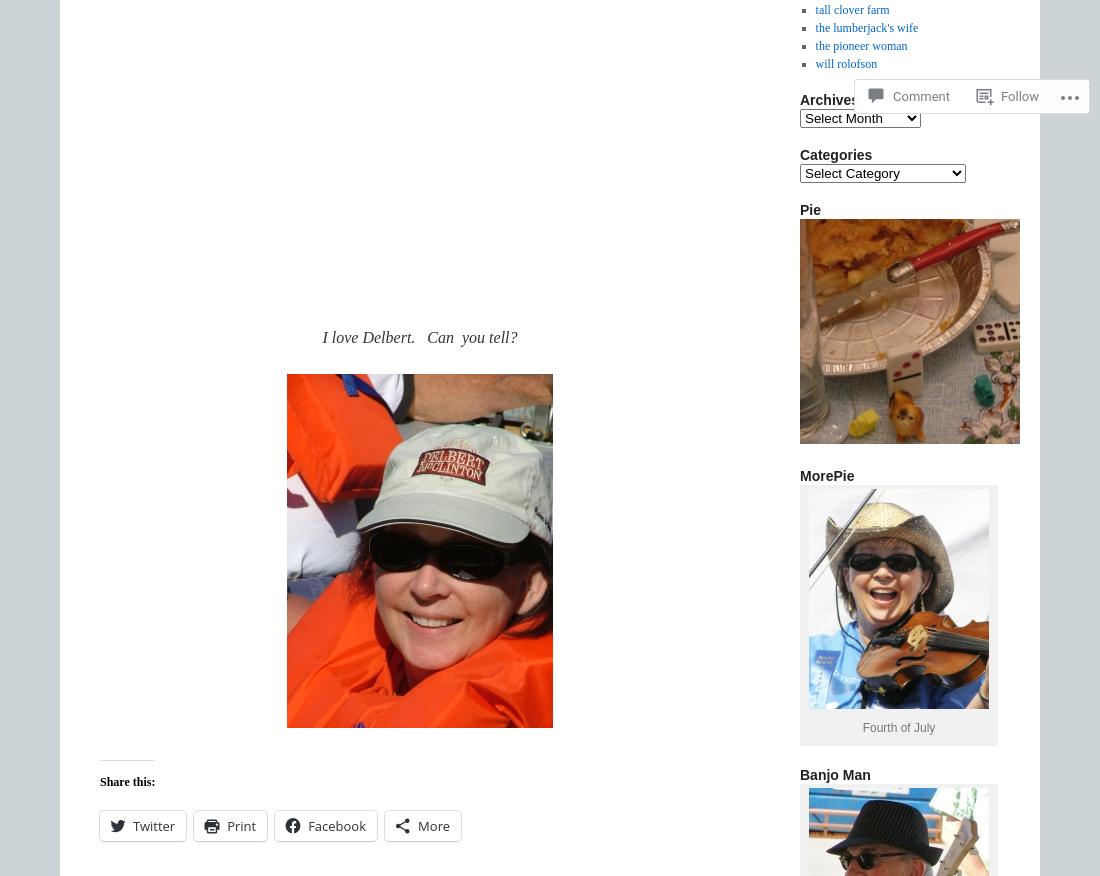  Describe the element at coordinates (336, 825) in the screenshot. I see `'Facebook'` at that location.